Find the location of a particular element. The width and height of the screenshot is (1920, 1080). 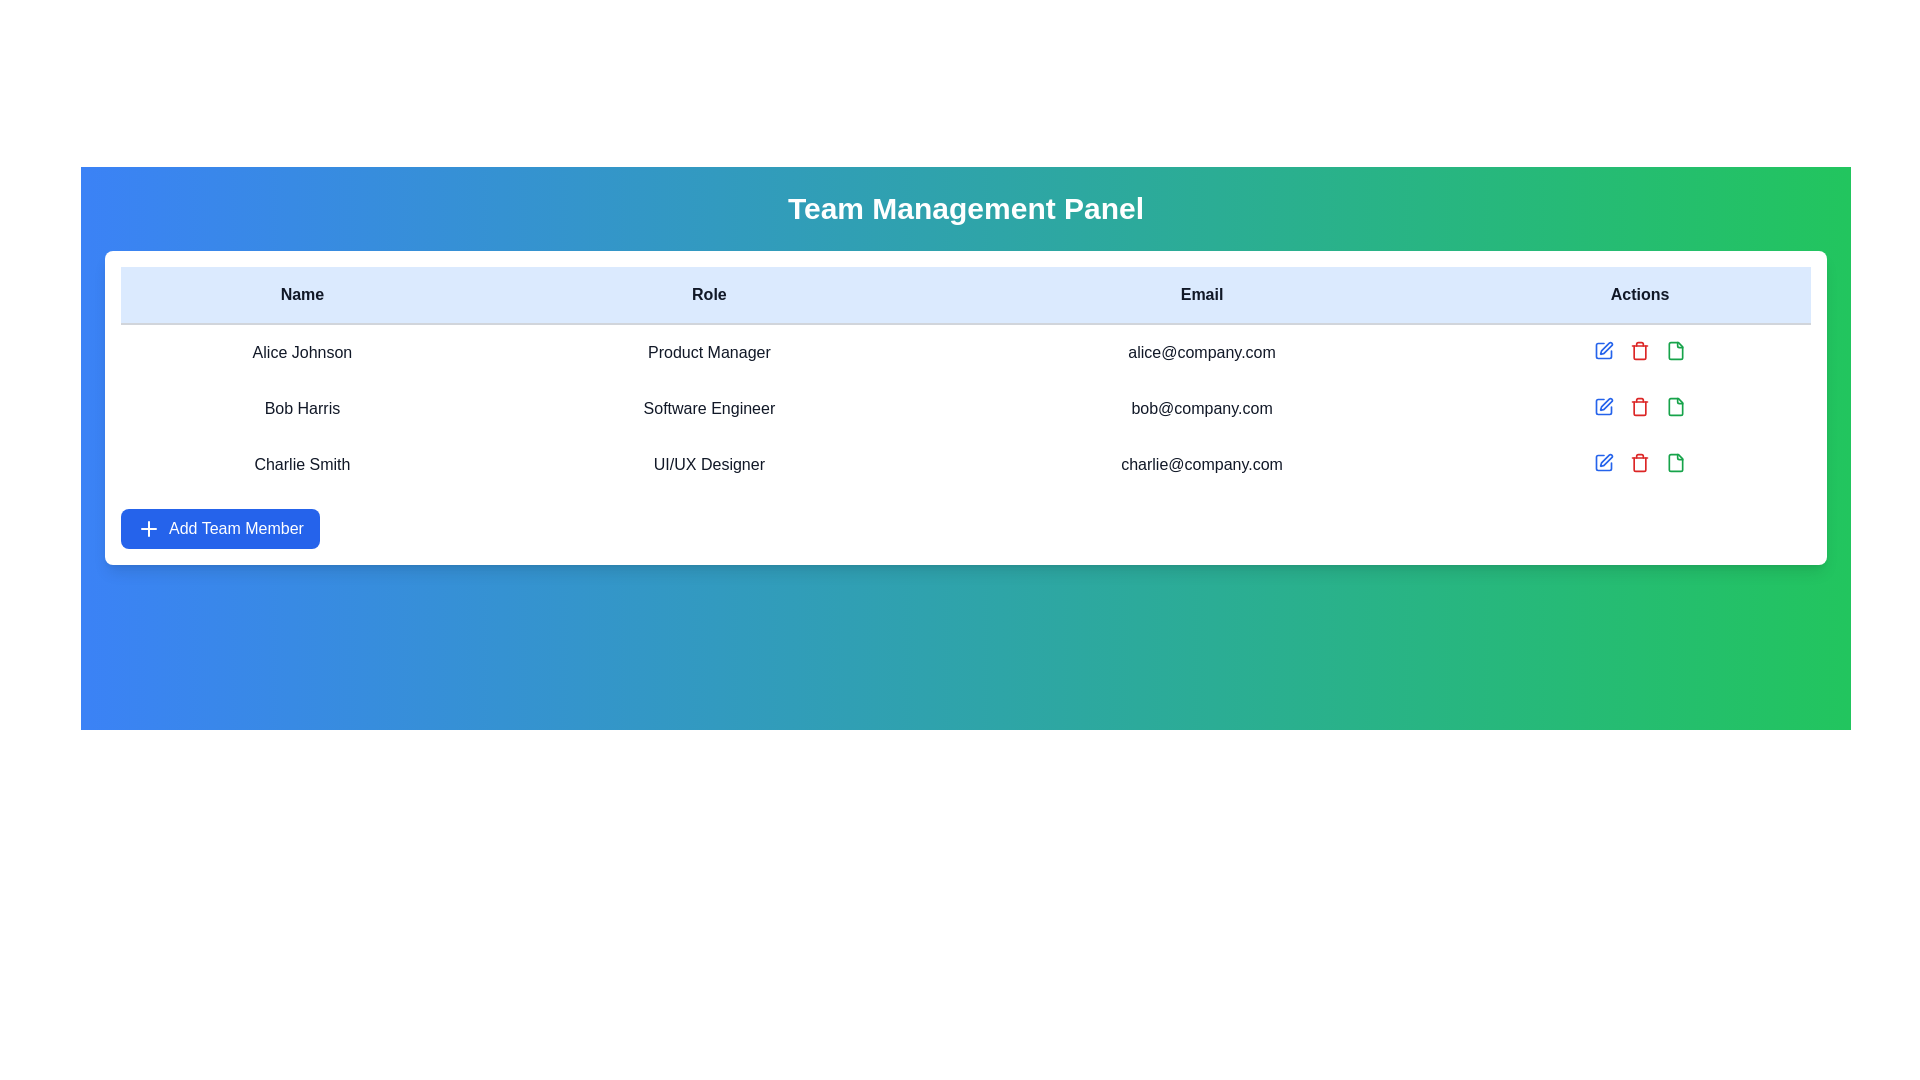

the blue pencil icon button in the 'Actions' column of the second row is located at coordinates (1603, 350).